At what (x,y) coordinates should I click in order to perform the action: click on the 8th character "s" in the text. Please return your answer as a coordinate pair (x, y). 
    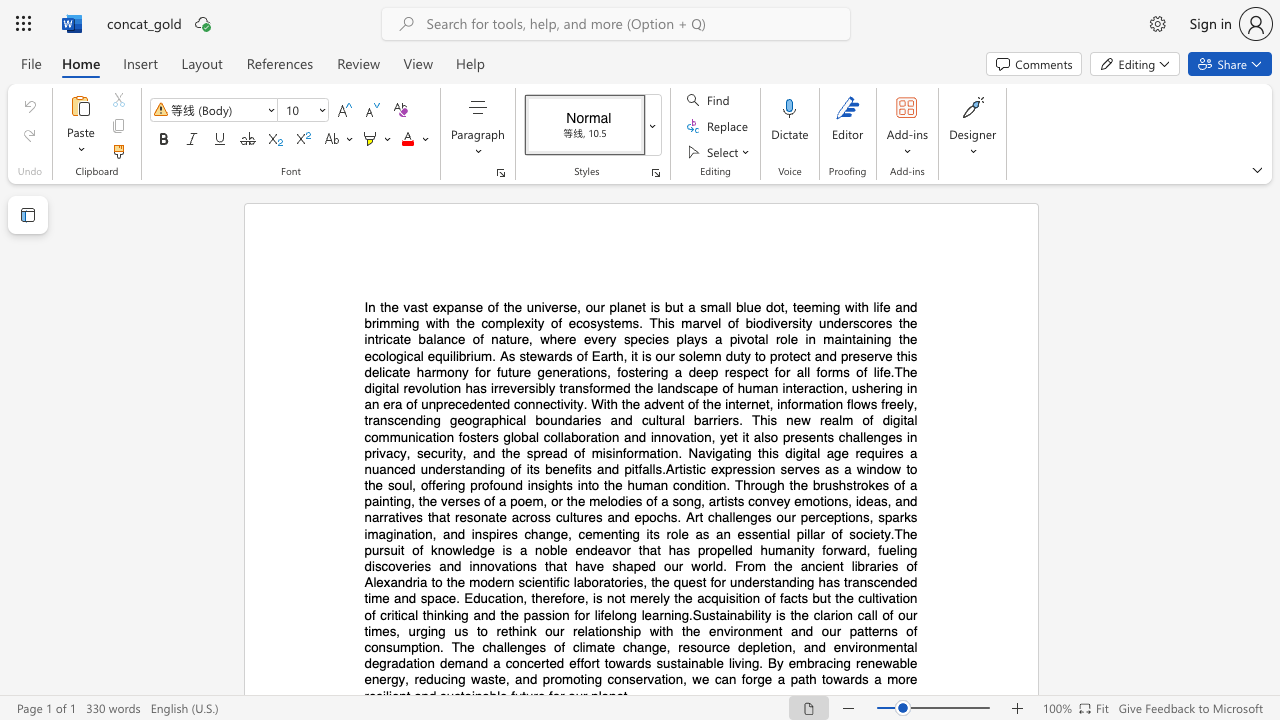
    Looking at the image, I should click on (634, 322).